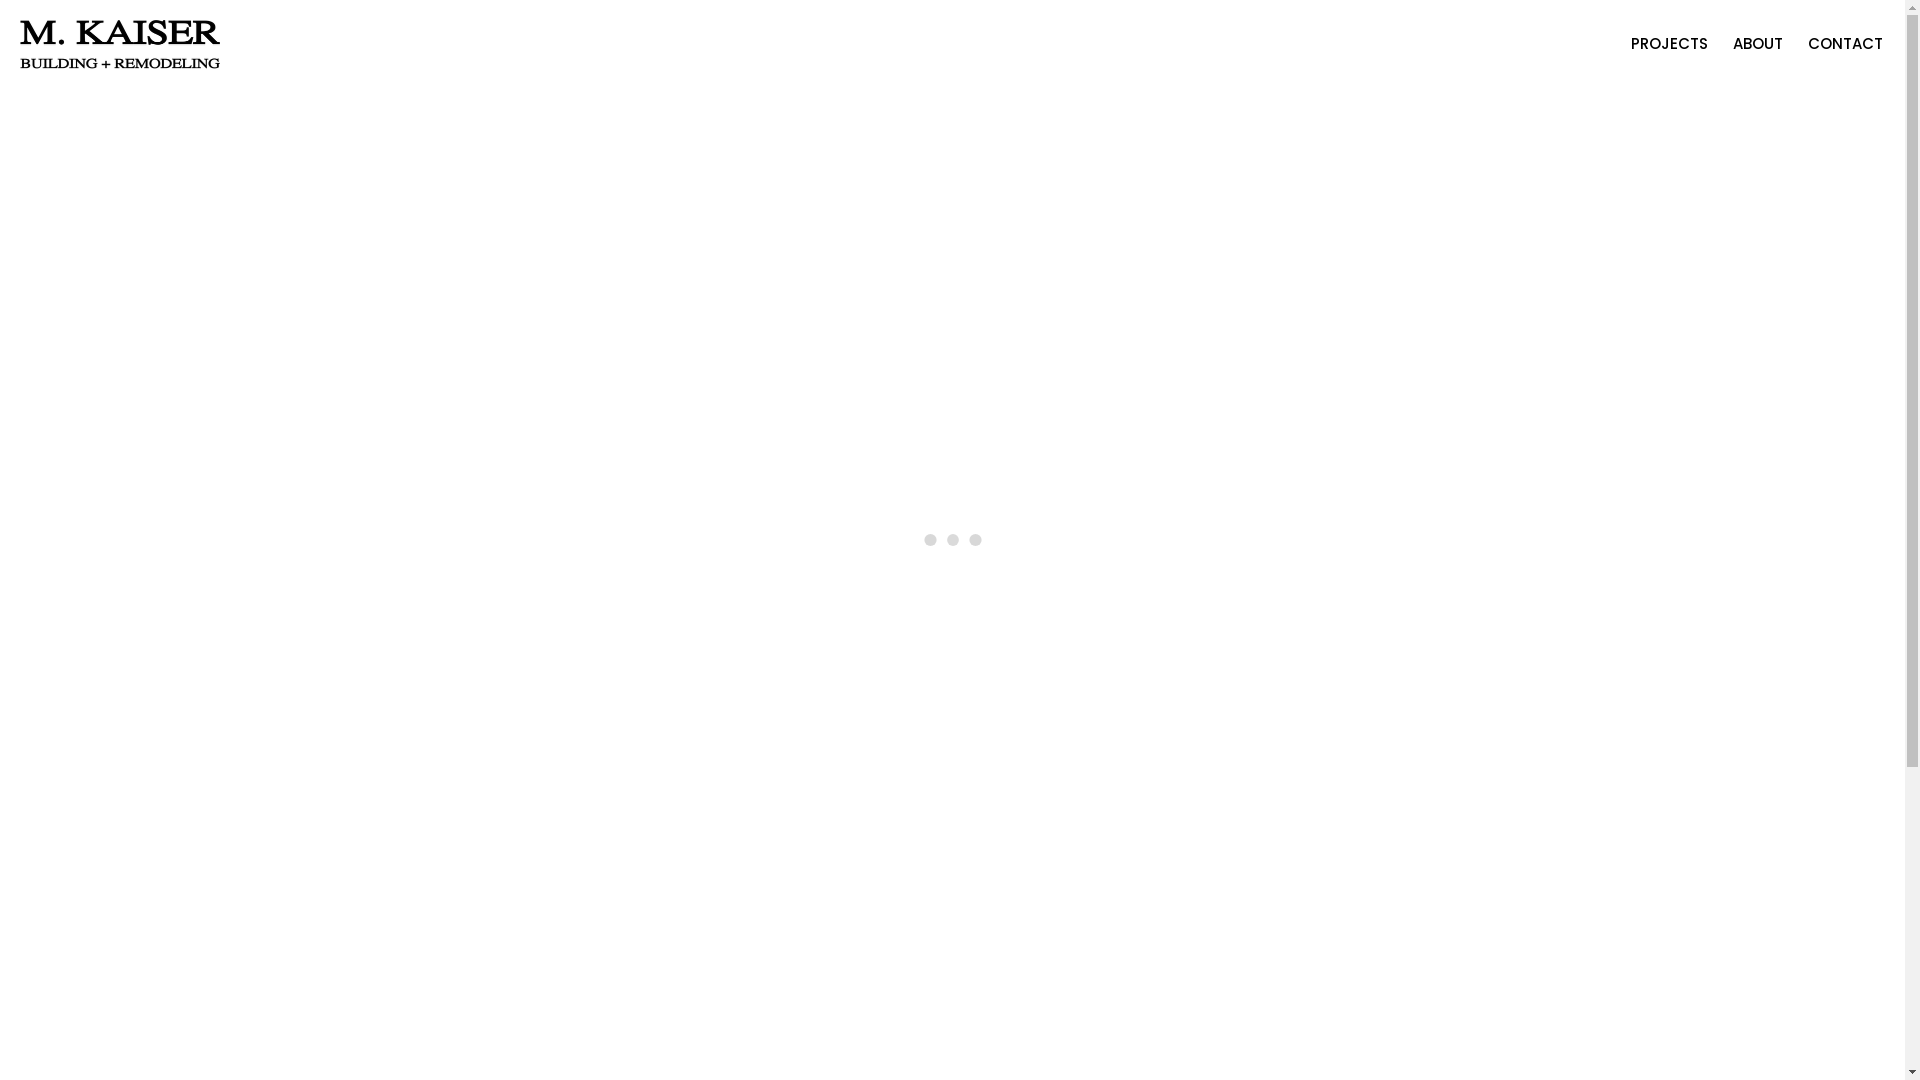 The width and height of the screenshot is (1920, 1080). What do you see at coordinates (1669, 45) in the screenshot?
I see `'PROJECTS'` at bounding box center [1669, 45].